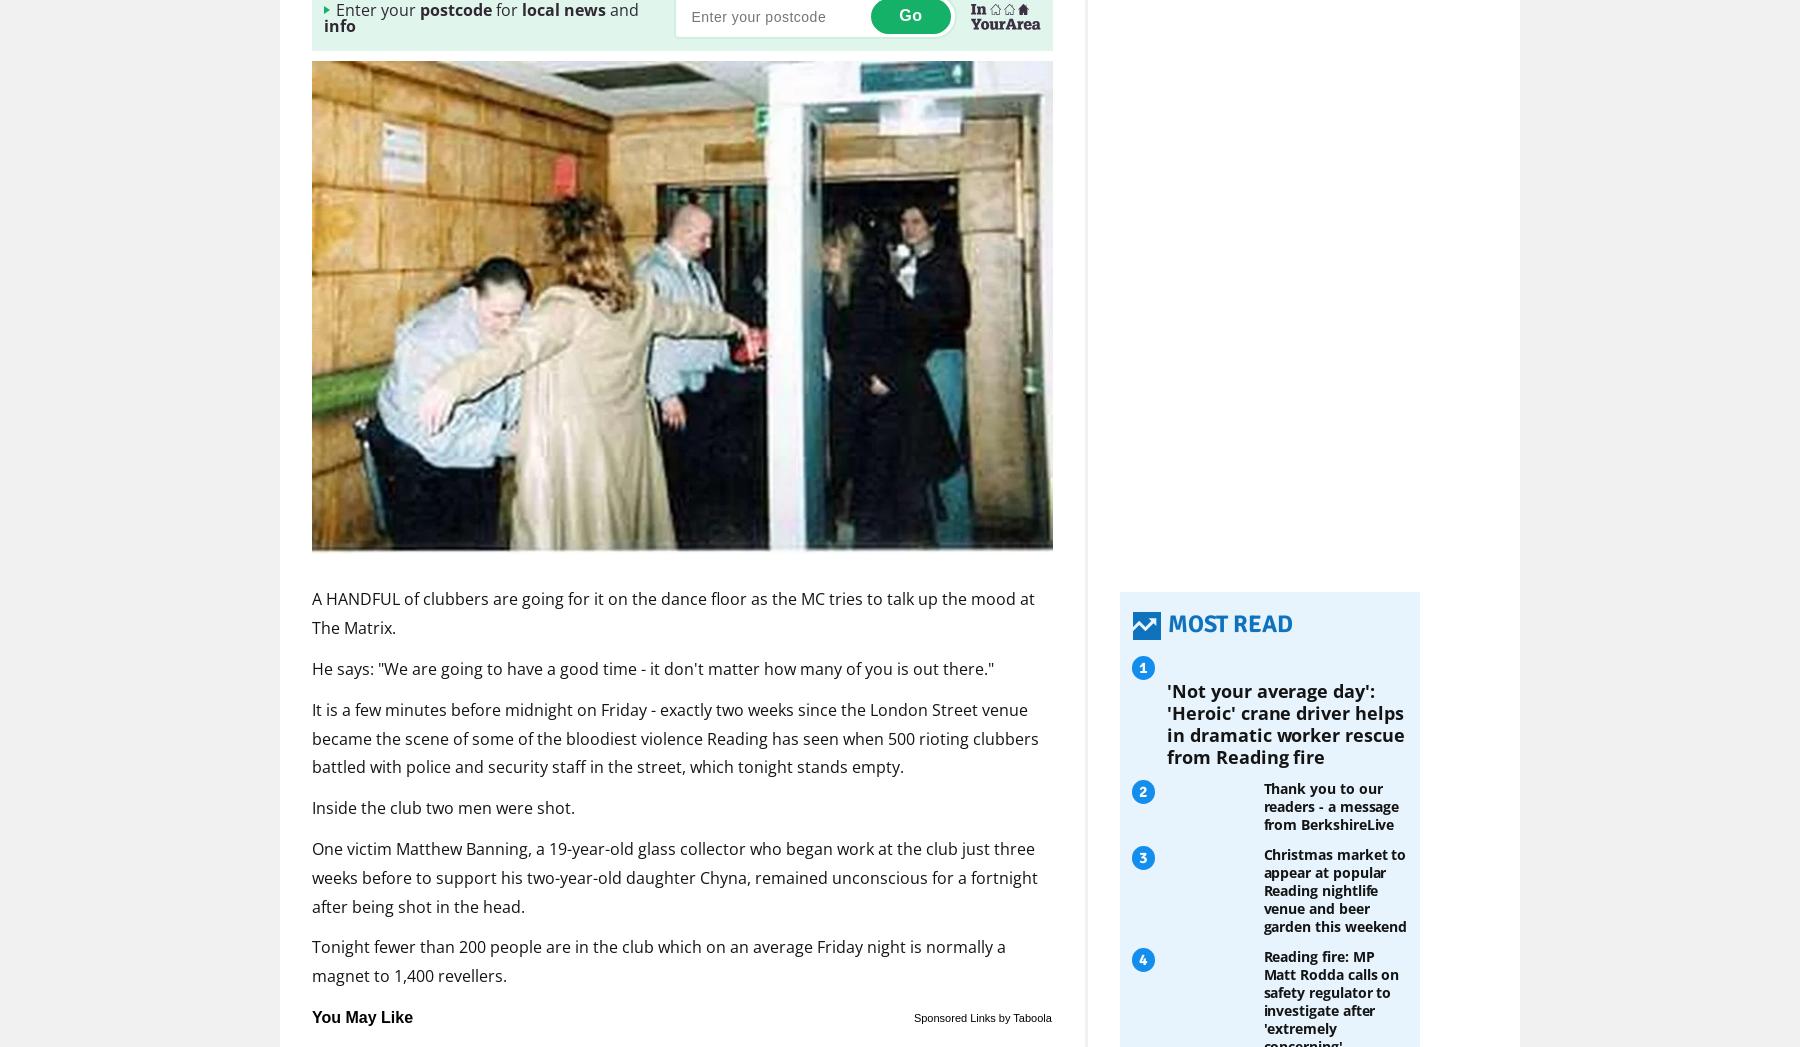 The height and width of the screenshot is (1047, 1800). What do you see at coordinates (653, 666) in the screenshot?
I see `'He says: "We are going to have a good time - it don't matter how many of you is out there."'` at bounding box center [653, 666].